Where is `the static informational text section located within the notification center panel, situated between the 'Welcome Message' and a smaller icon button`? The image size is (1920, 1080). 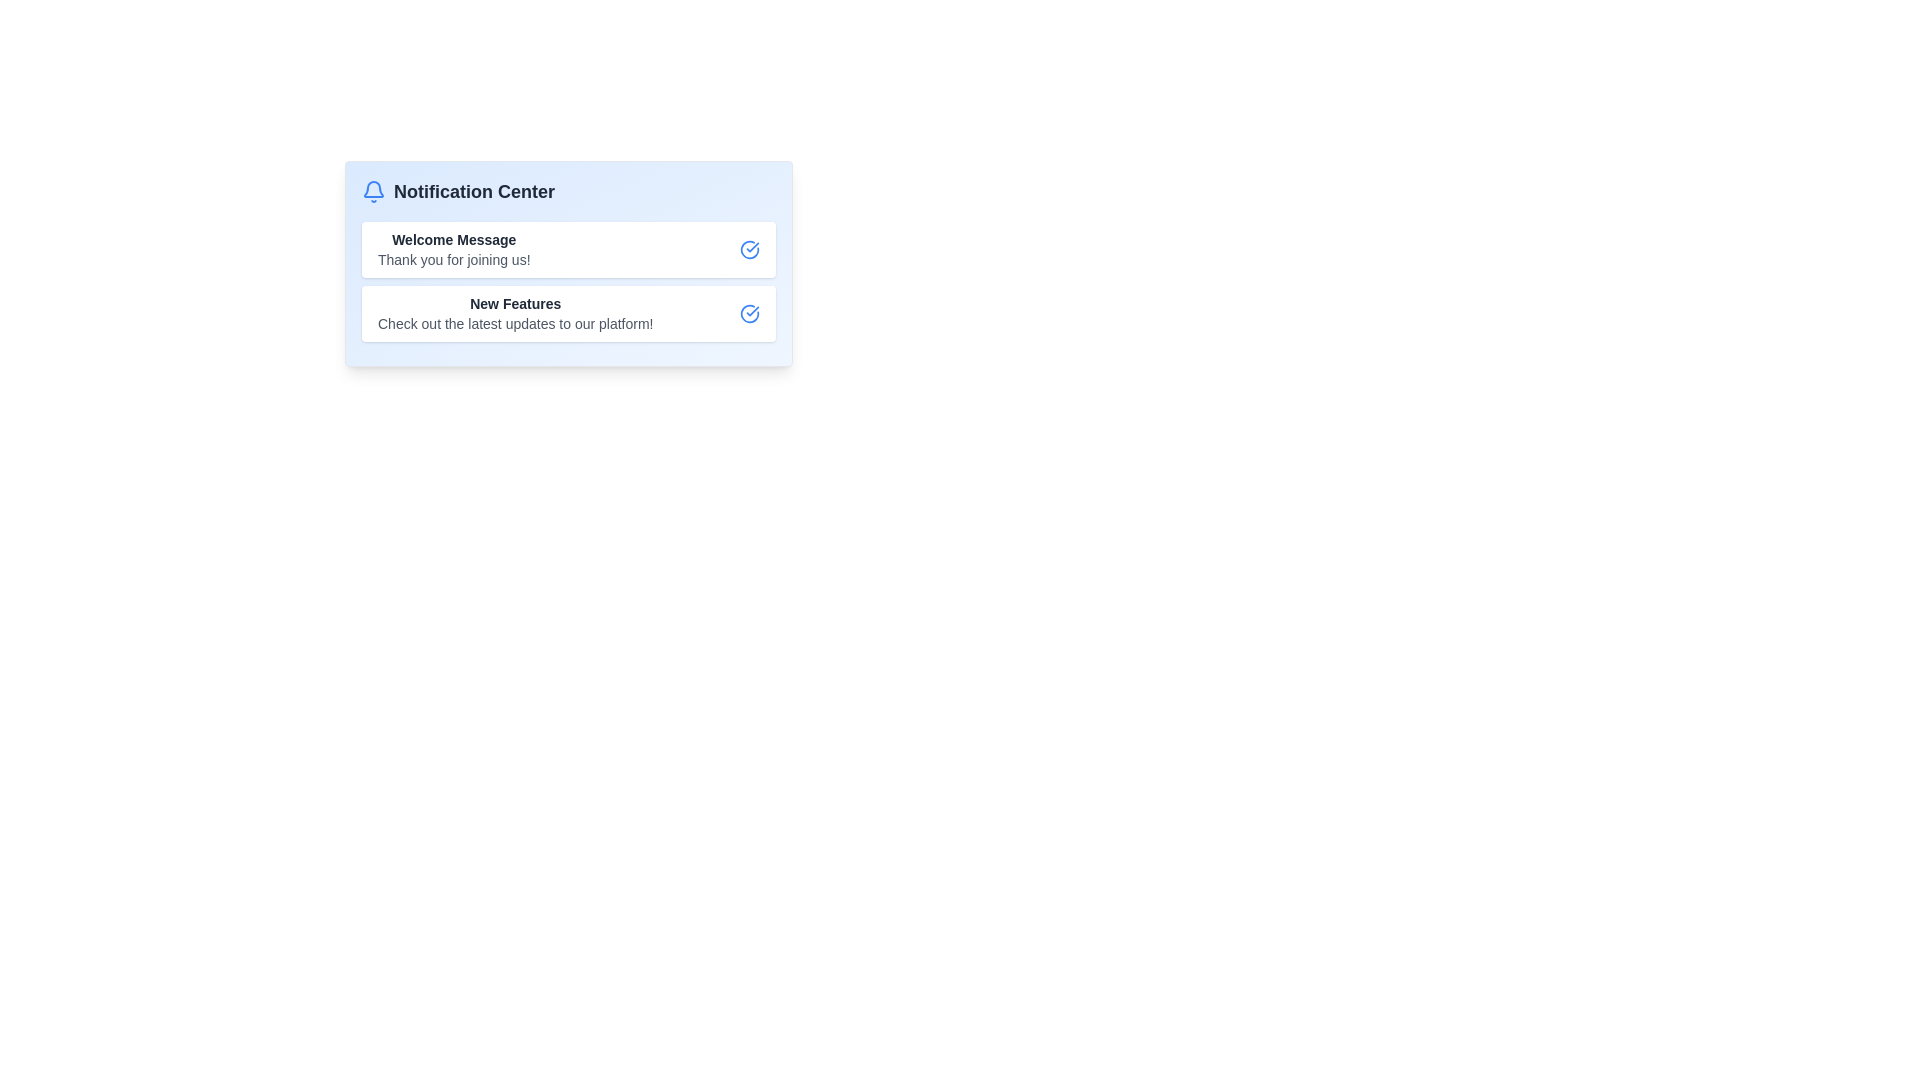 the static informational text section located within the notification center panel, situated between the 'Welcome Message' and a smaller icon button is located at coordinates (515, 313).